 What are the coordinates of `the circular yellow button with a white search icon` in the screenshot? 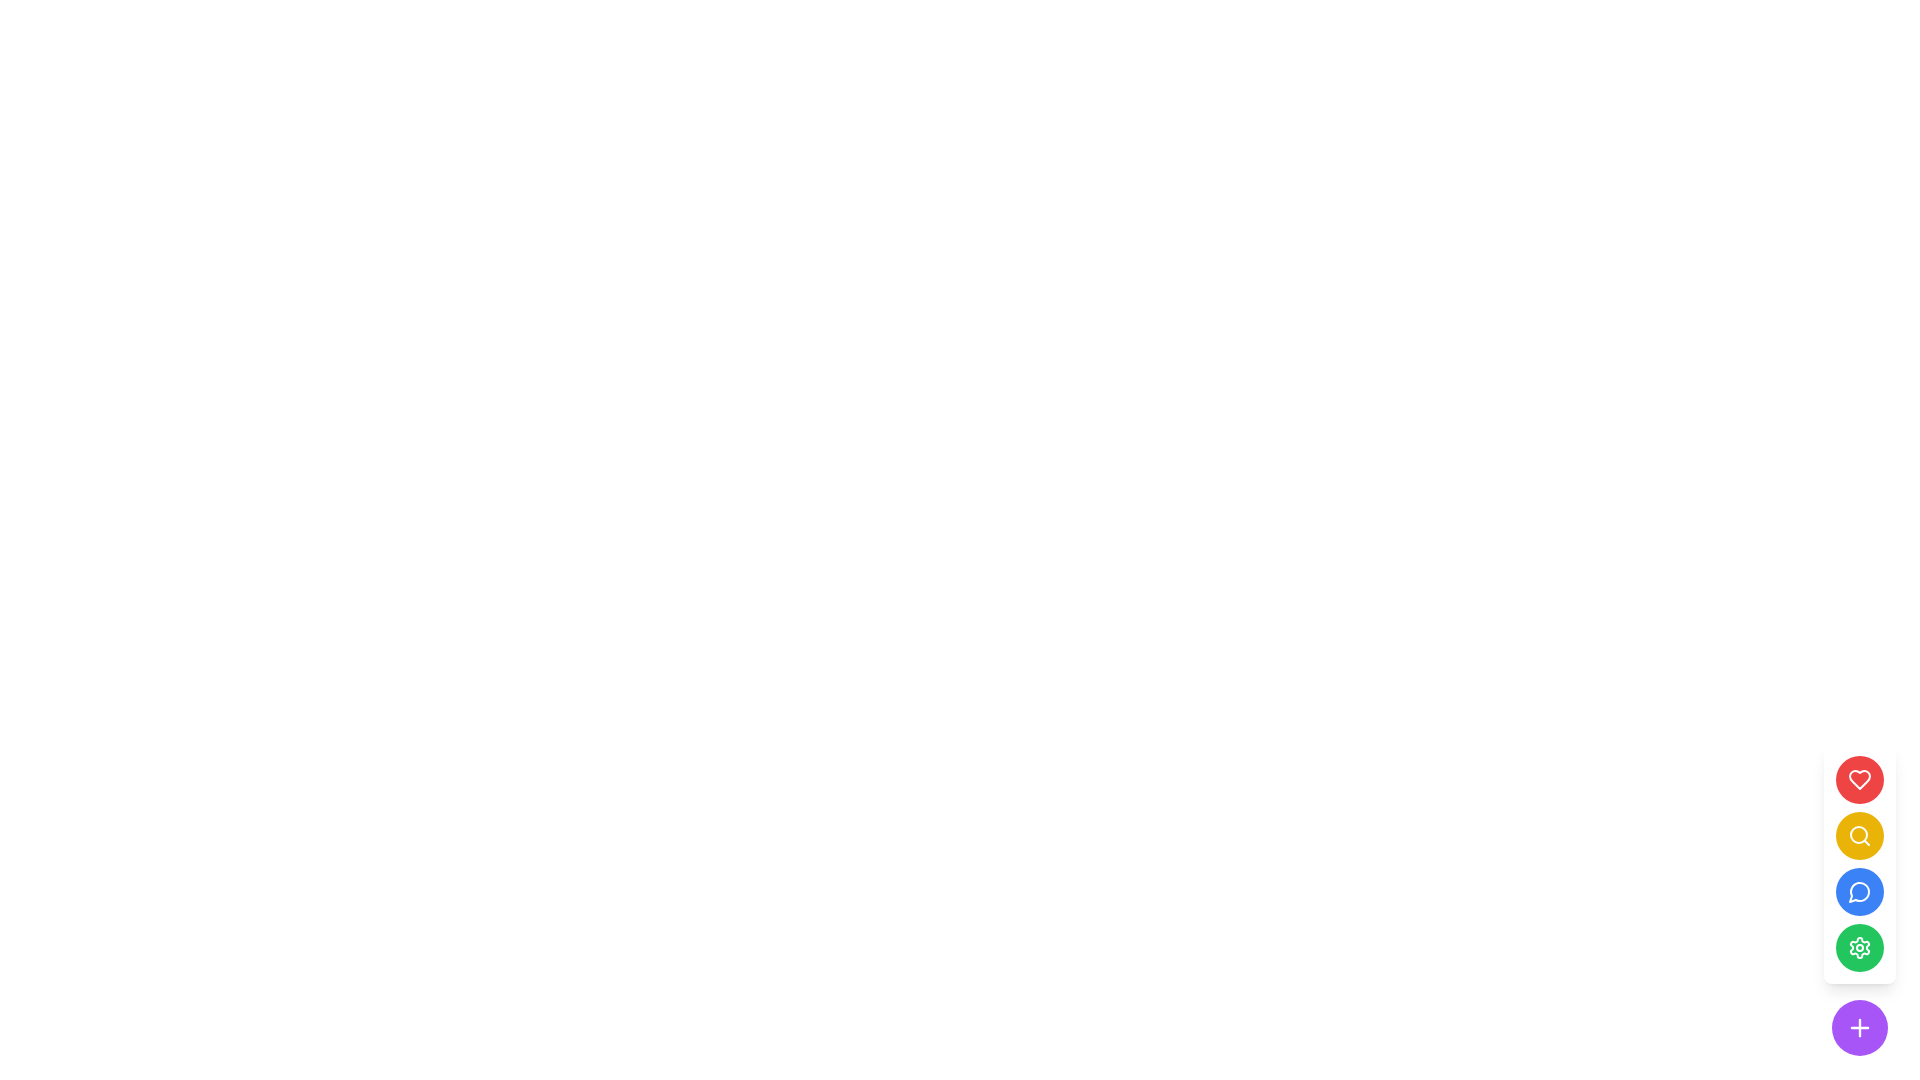 It's located at (1859, 836).